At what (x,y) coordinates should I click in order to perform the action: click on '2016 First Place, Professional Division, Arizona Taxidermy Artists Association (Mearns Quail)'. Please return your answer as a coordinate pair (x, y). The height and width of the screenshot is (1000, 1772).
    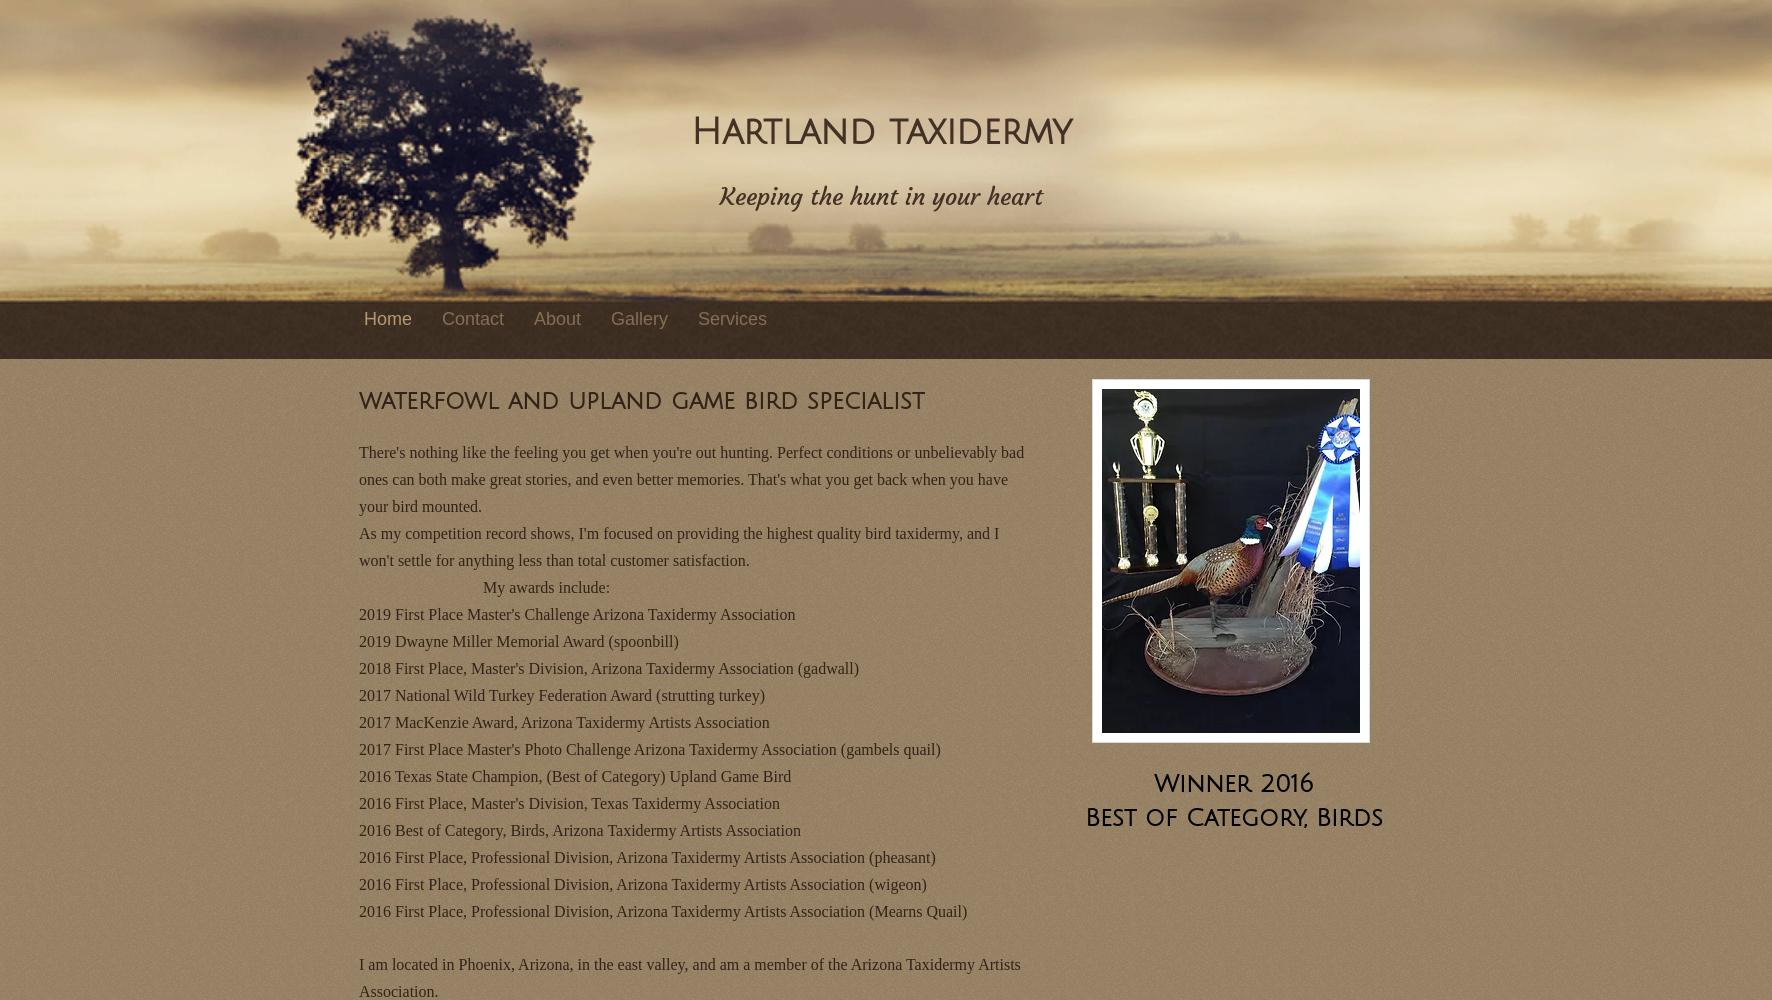
    Looking at the image, I should click on (359, 910).